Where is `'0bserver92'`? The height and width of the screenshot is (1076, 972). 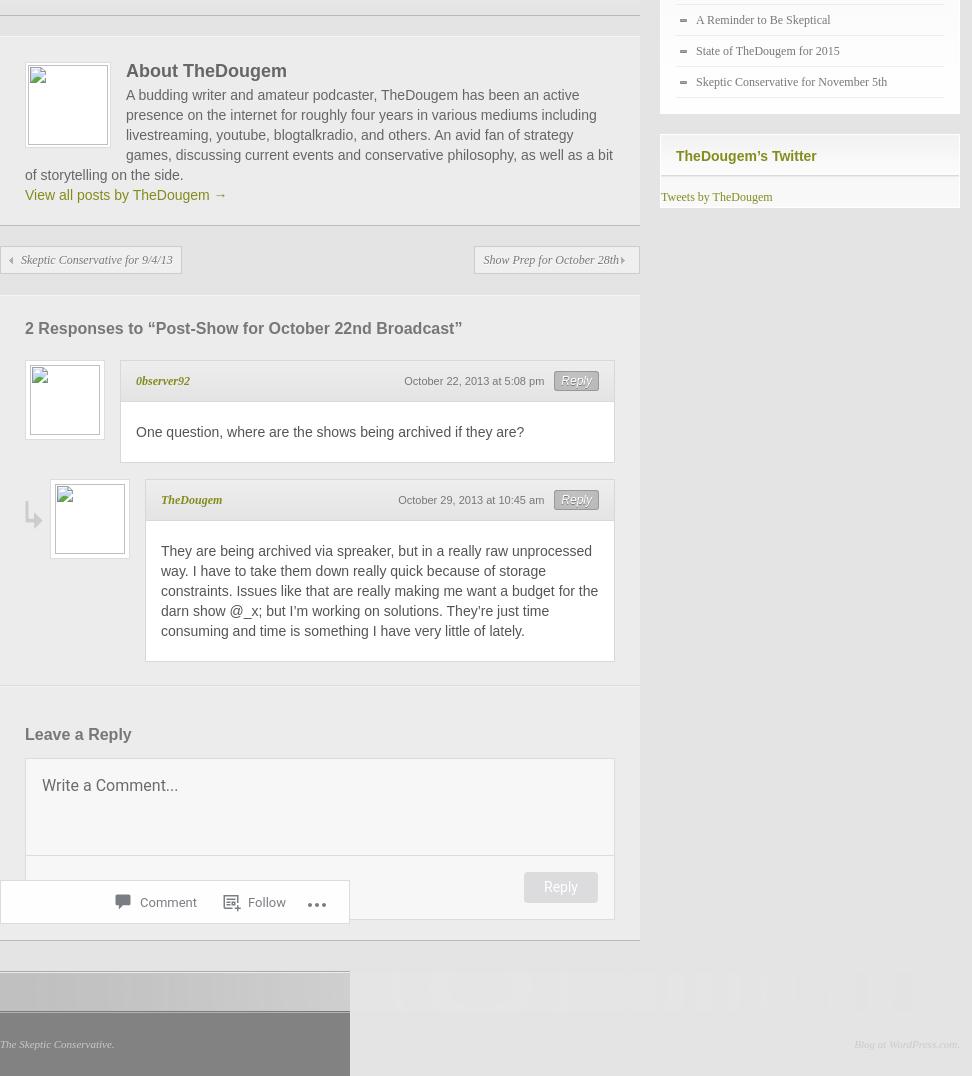
'0bserver92' is located at coordinates (135, 380).